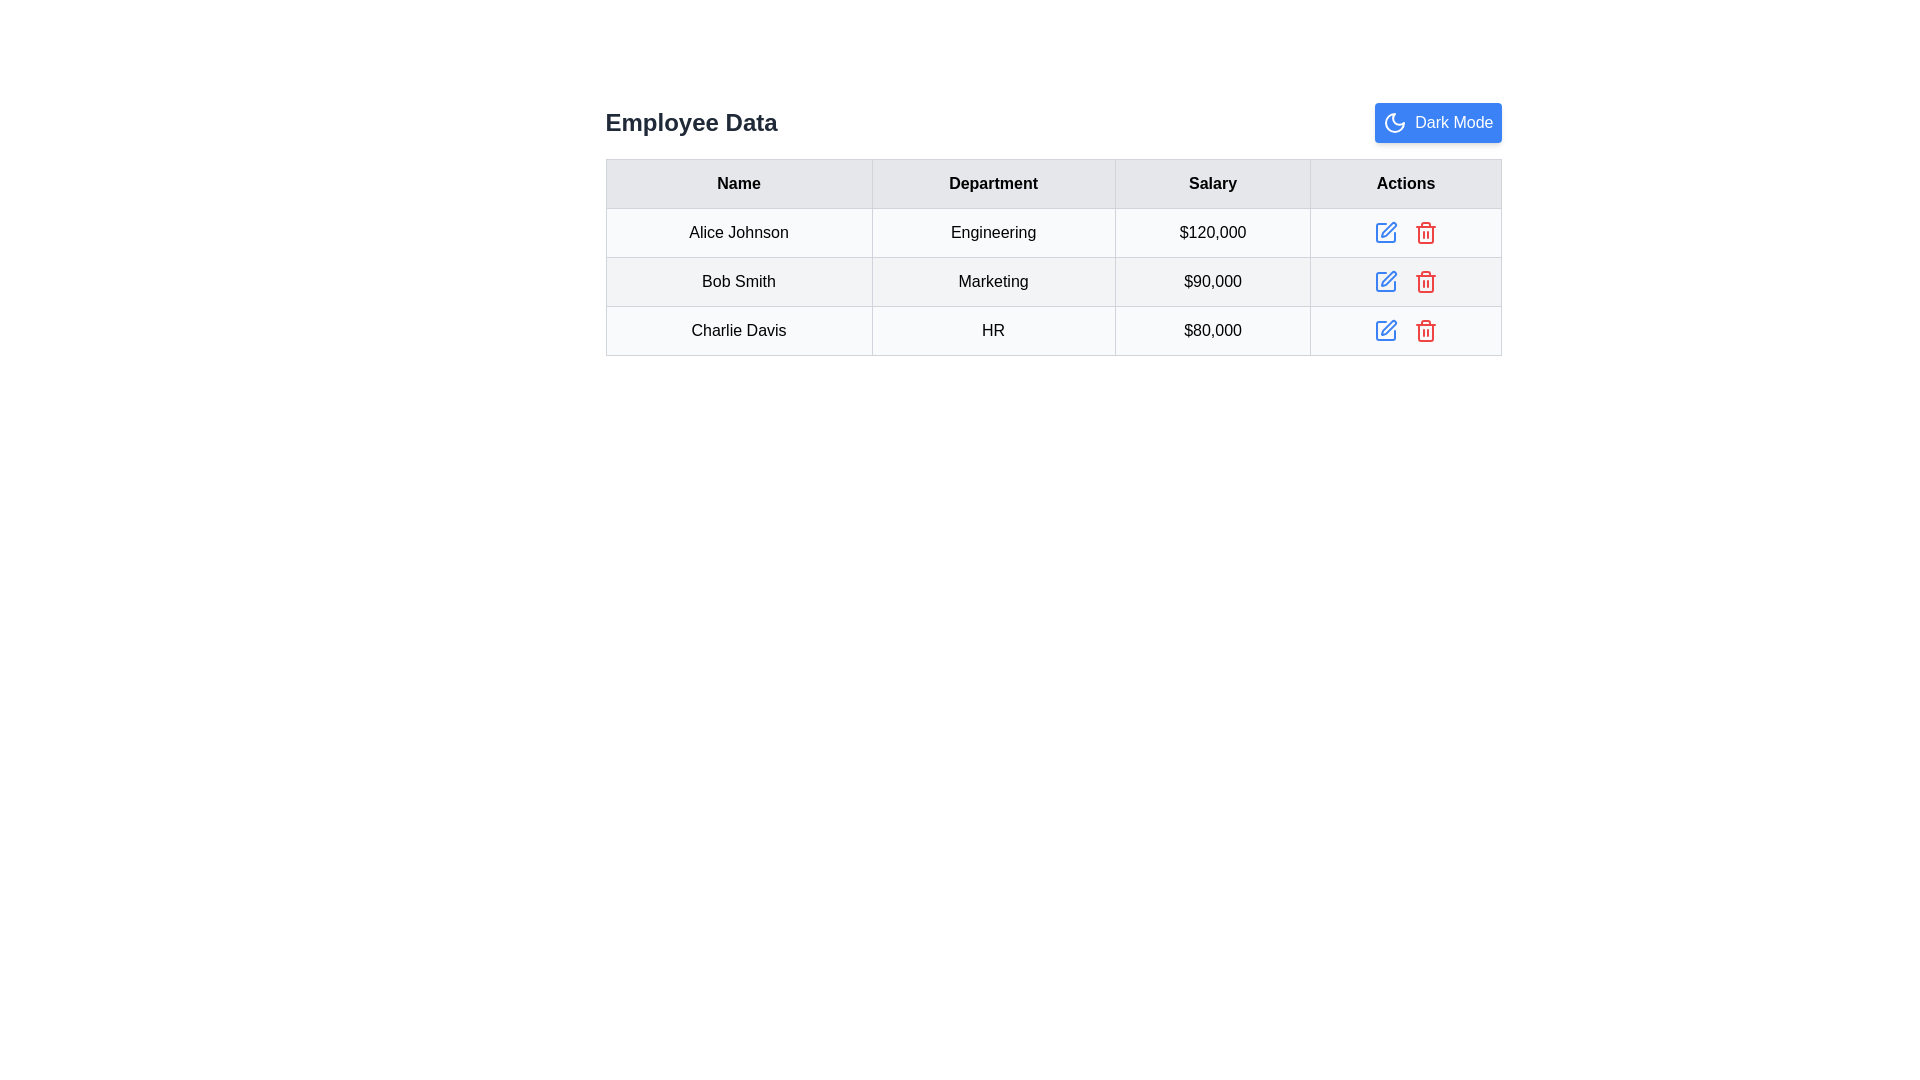 Image resolution: width=1920 pixels, height=1080 pixels. I want to click on the 'Dark Mode' icon located at the top right corner of the interface, which signifies the toggle for night mode functionality, so click(1394, 123).